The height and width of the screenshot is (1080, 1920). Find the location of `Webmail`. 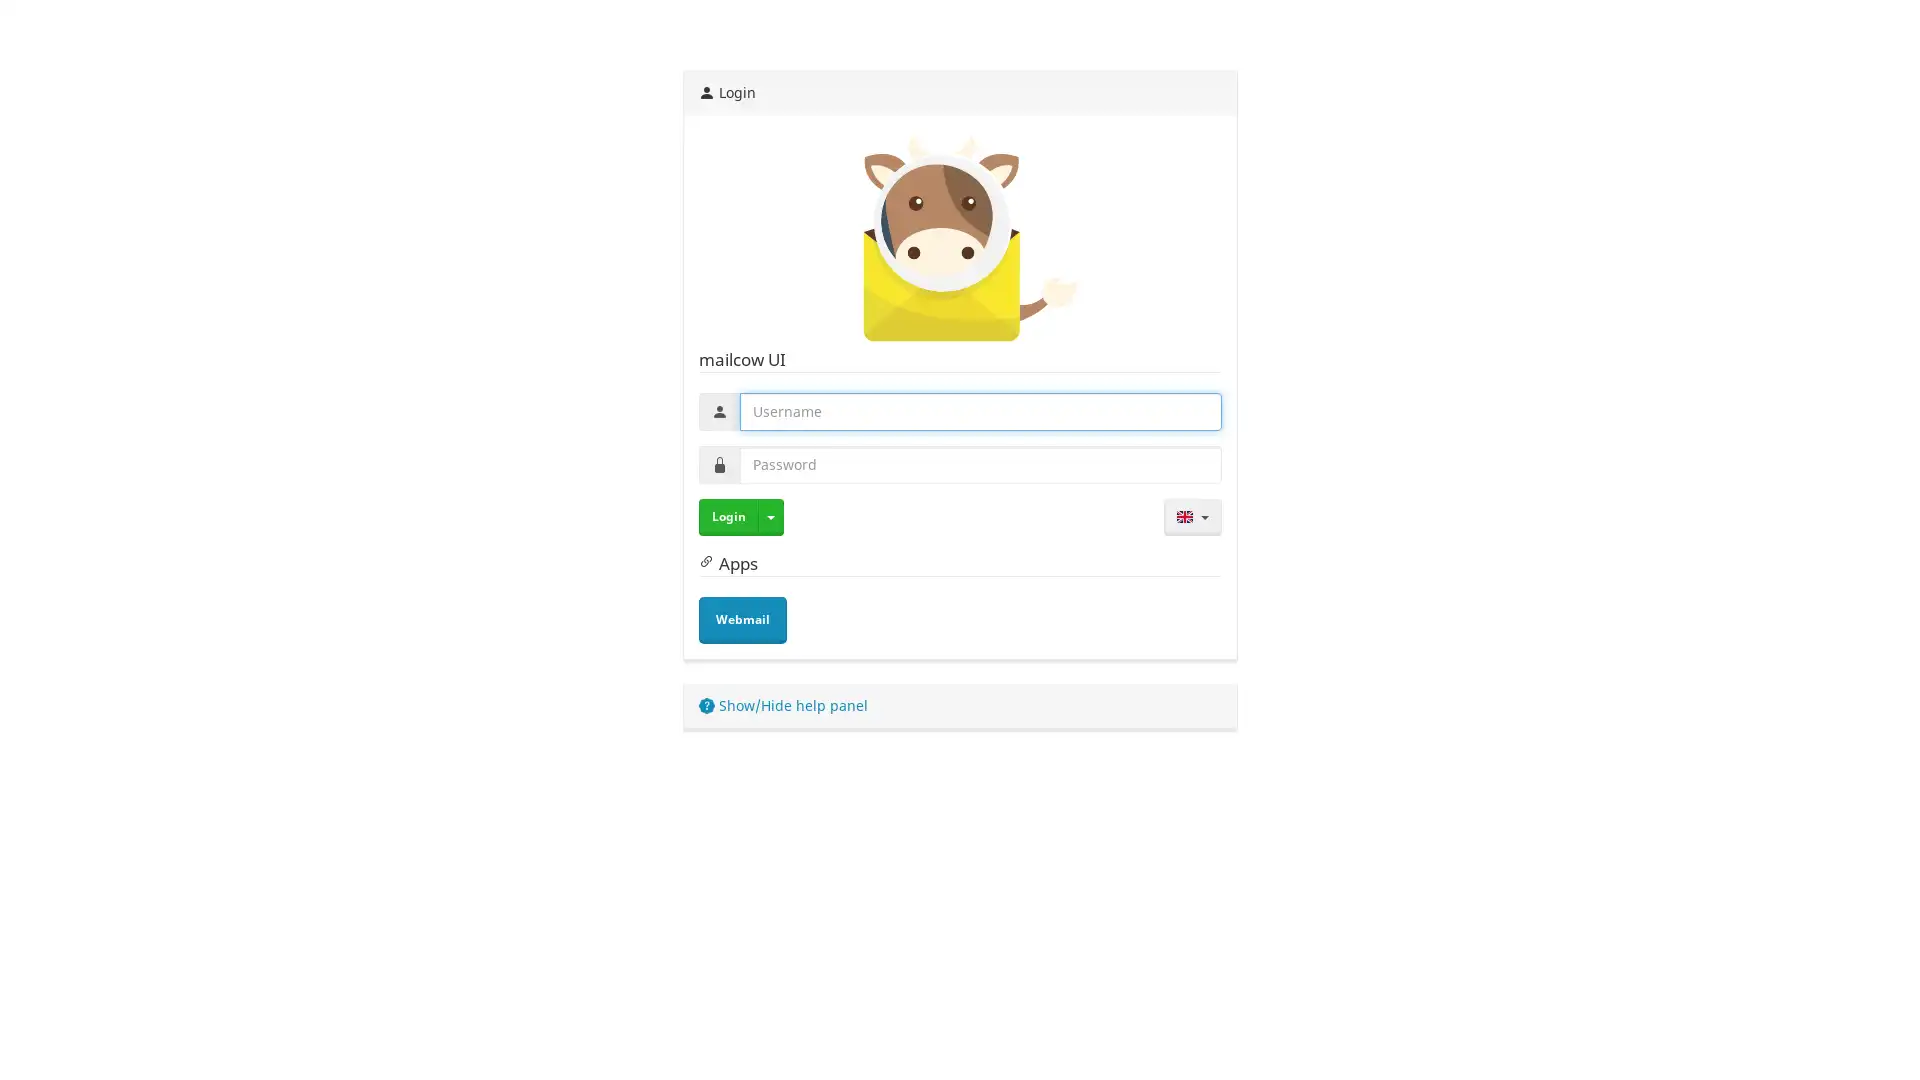

Webmail is located at coordinates (741, 619).